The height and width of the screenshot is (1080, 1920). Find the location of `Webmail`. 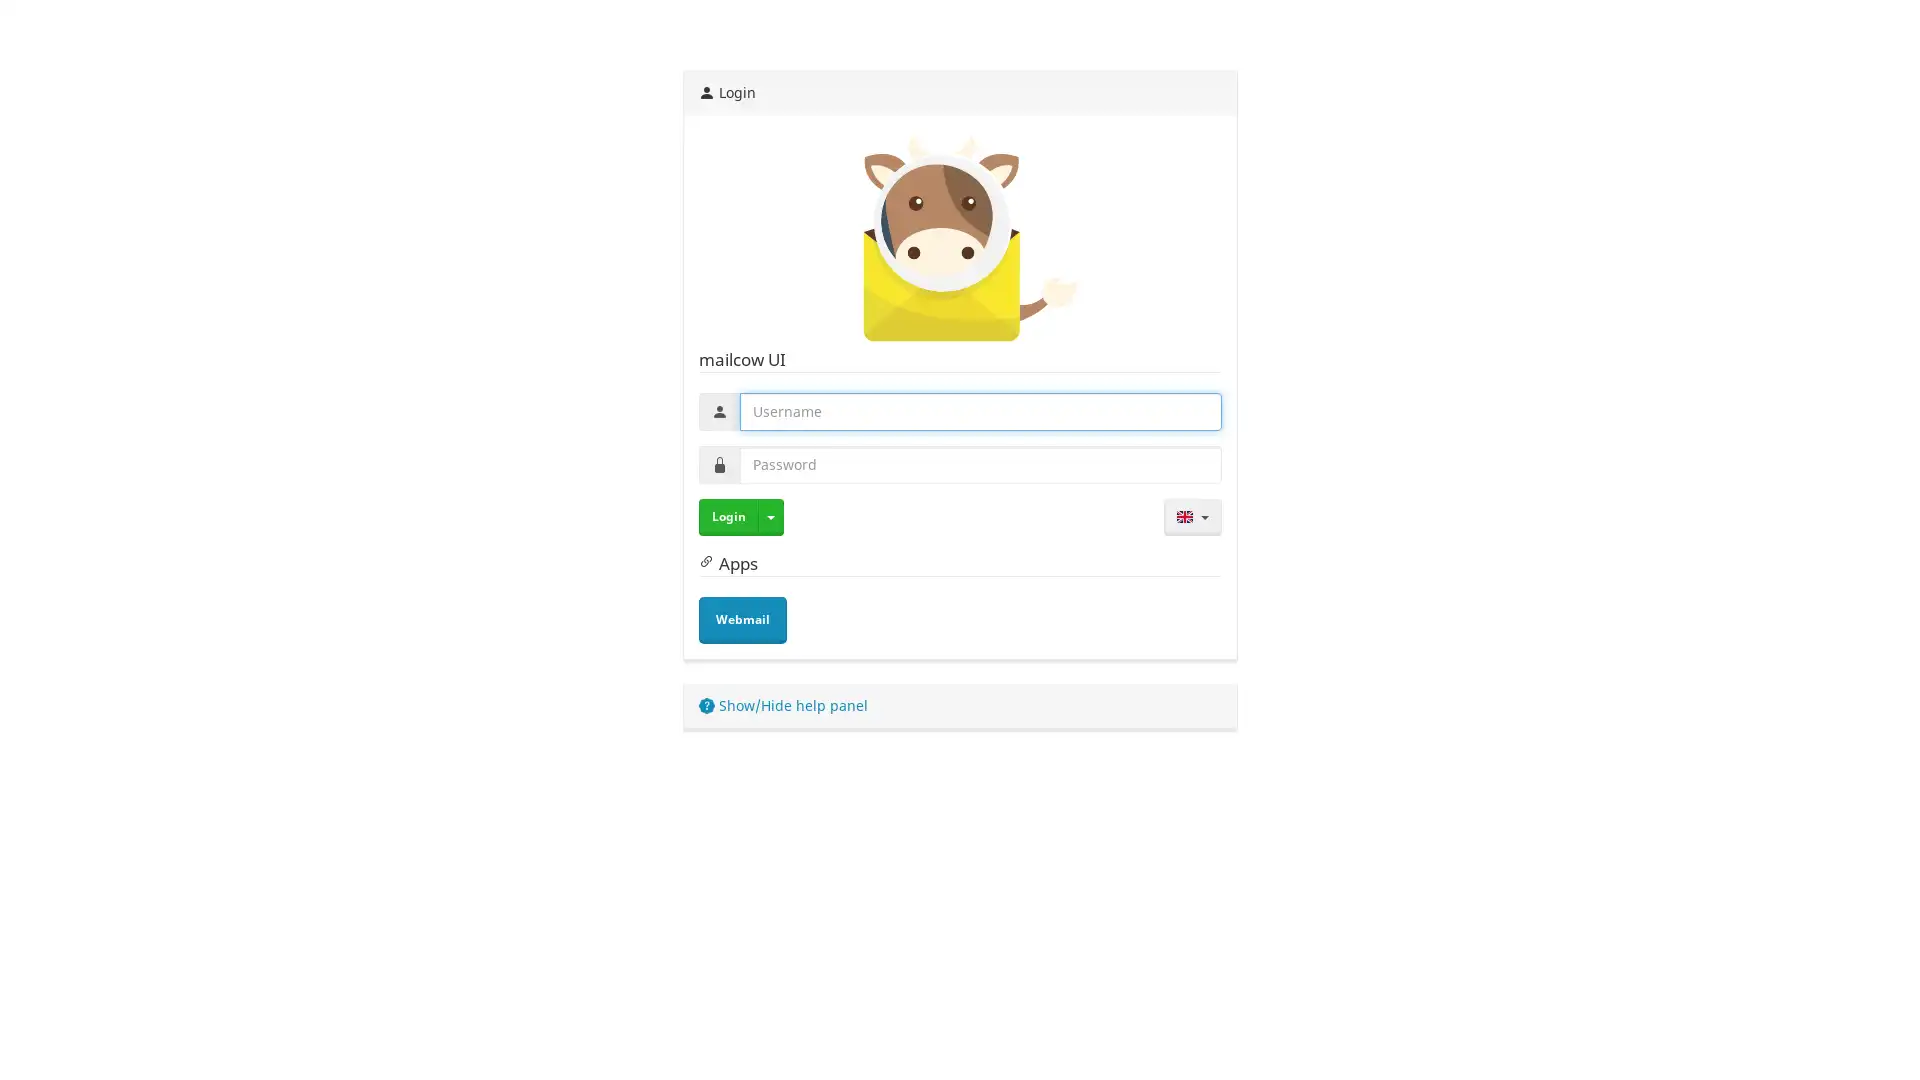

Webmail is located at coordinates (741, 619).